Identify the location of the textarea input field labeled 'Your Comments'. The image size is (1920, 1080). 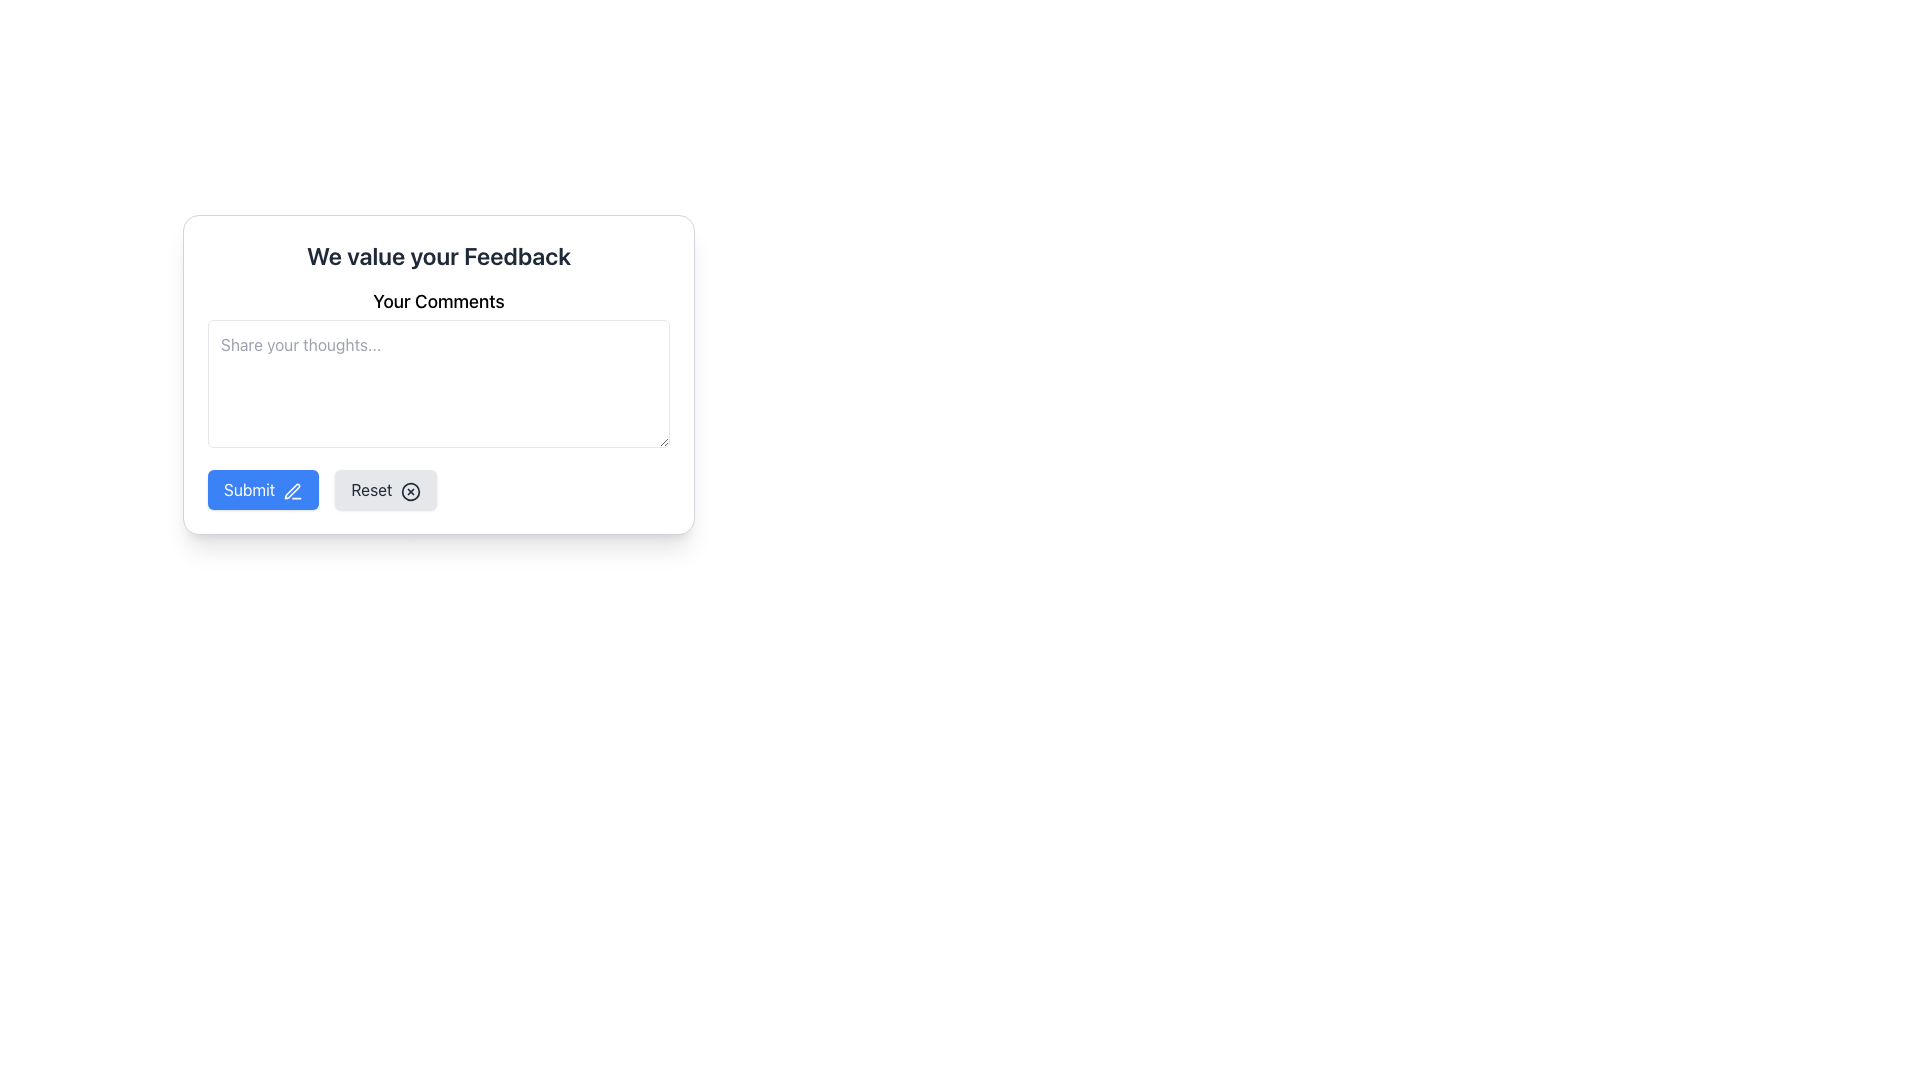
(437, 370).